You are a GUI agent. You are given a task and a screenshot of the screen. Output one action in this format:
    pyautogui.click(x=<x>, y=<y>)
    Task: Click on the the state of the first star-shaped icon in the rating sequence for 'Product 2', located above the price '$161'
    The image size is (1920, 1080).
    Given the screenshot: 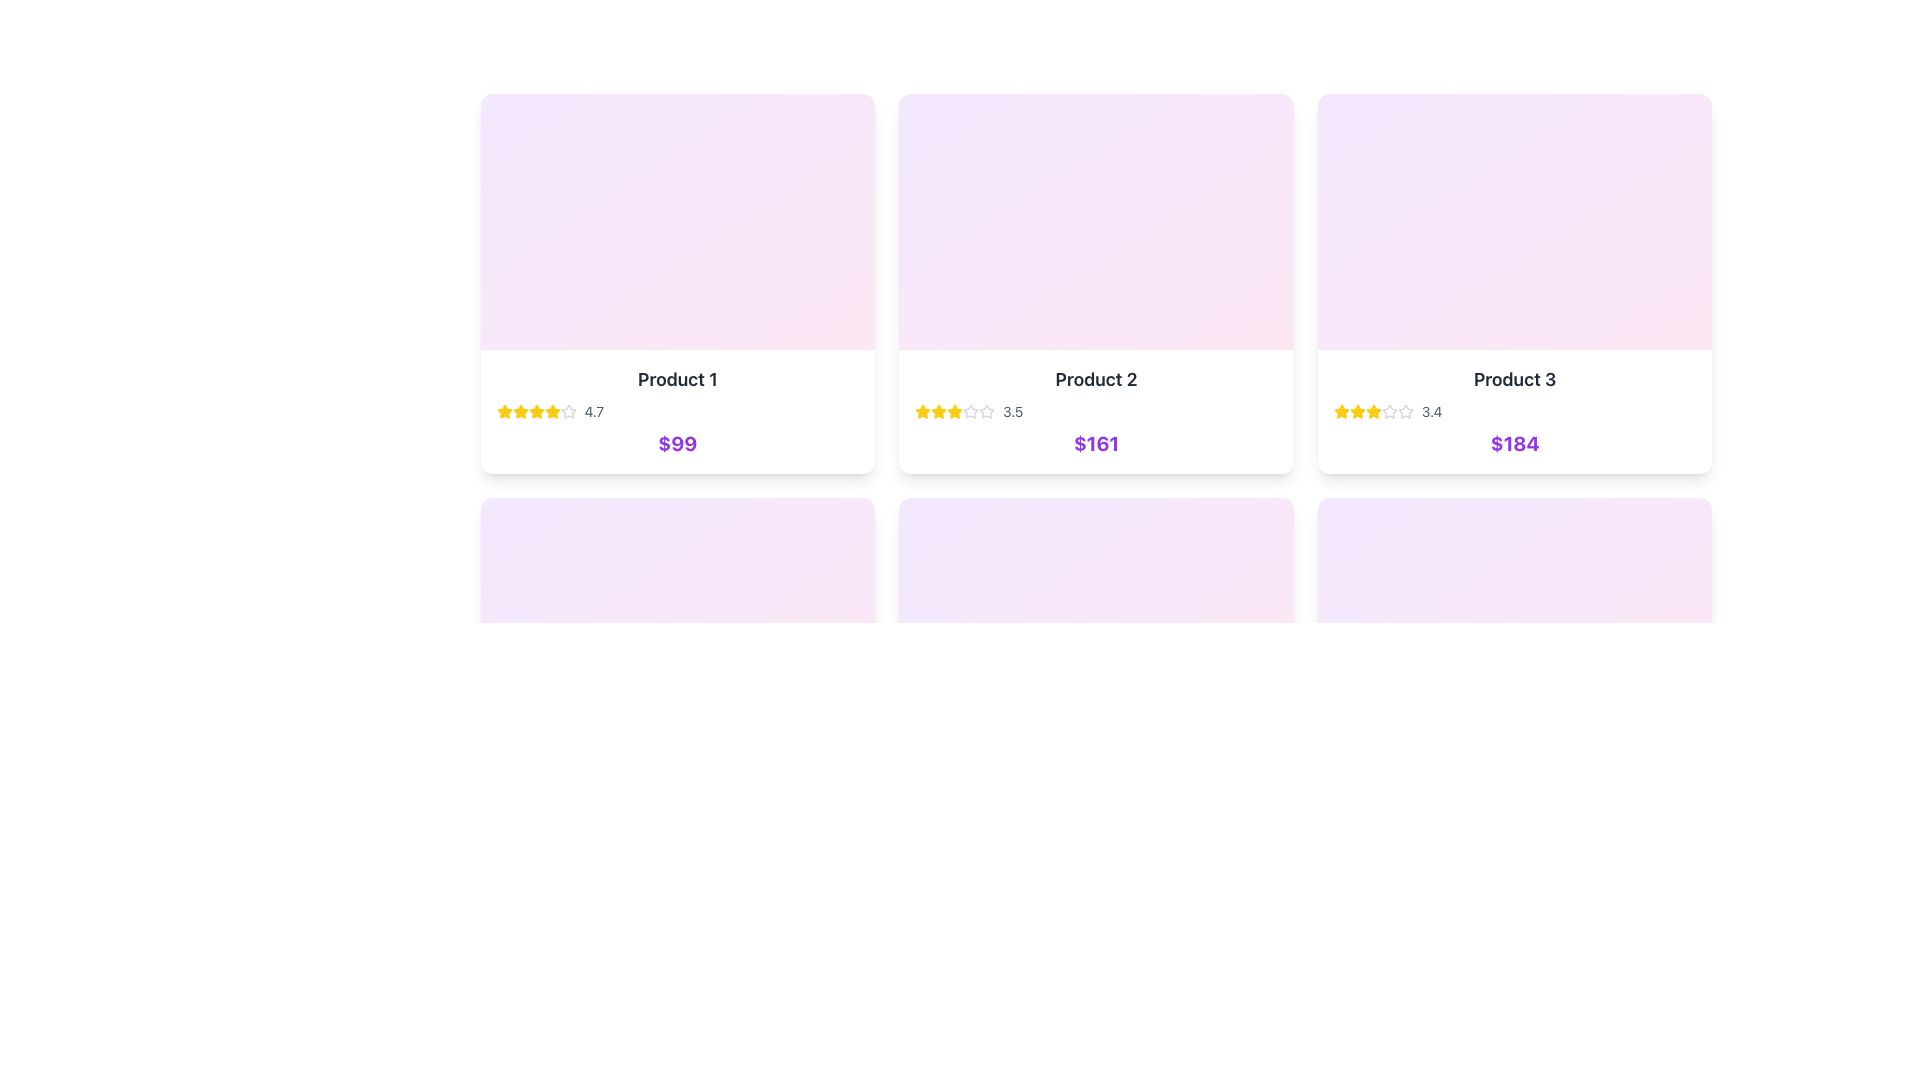 What is the action you would take?
    pyautogui.click(x=922, y=411)
    